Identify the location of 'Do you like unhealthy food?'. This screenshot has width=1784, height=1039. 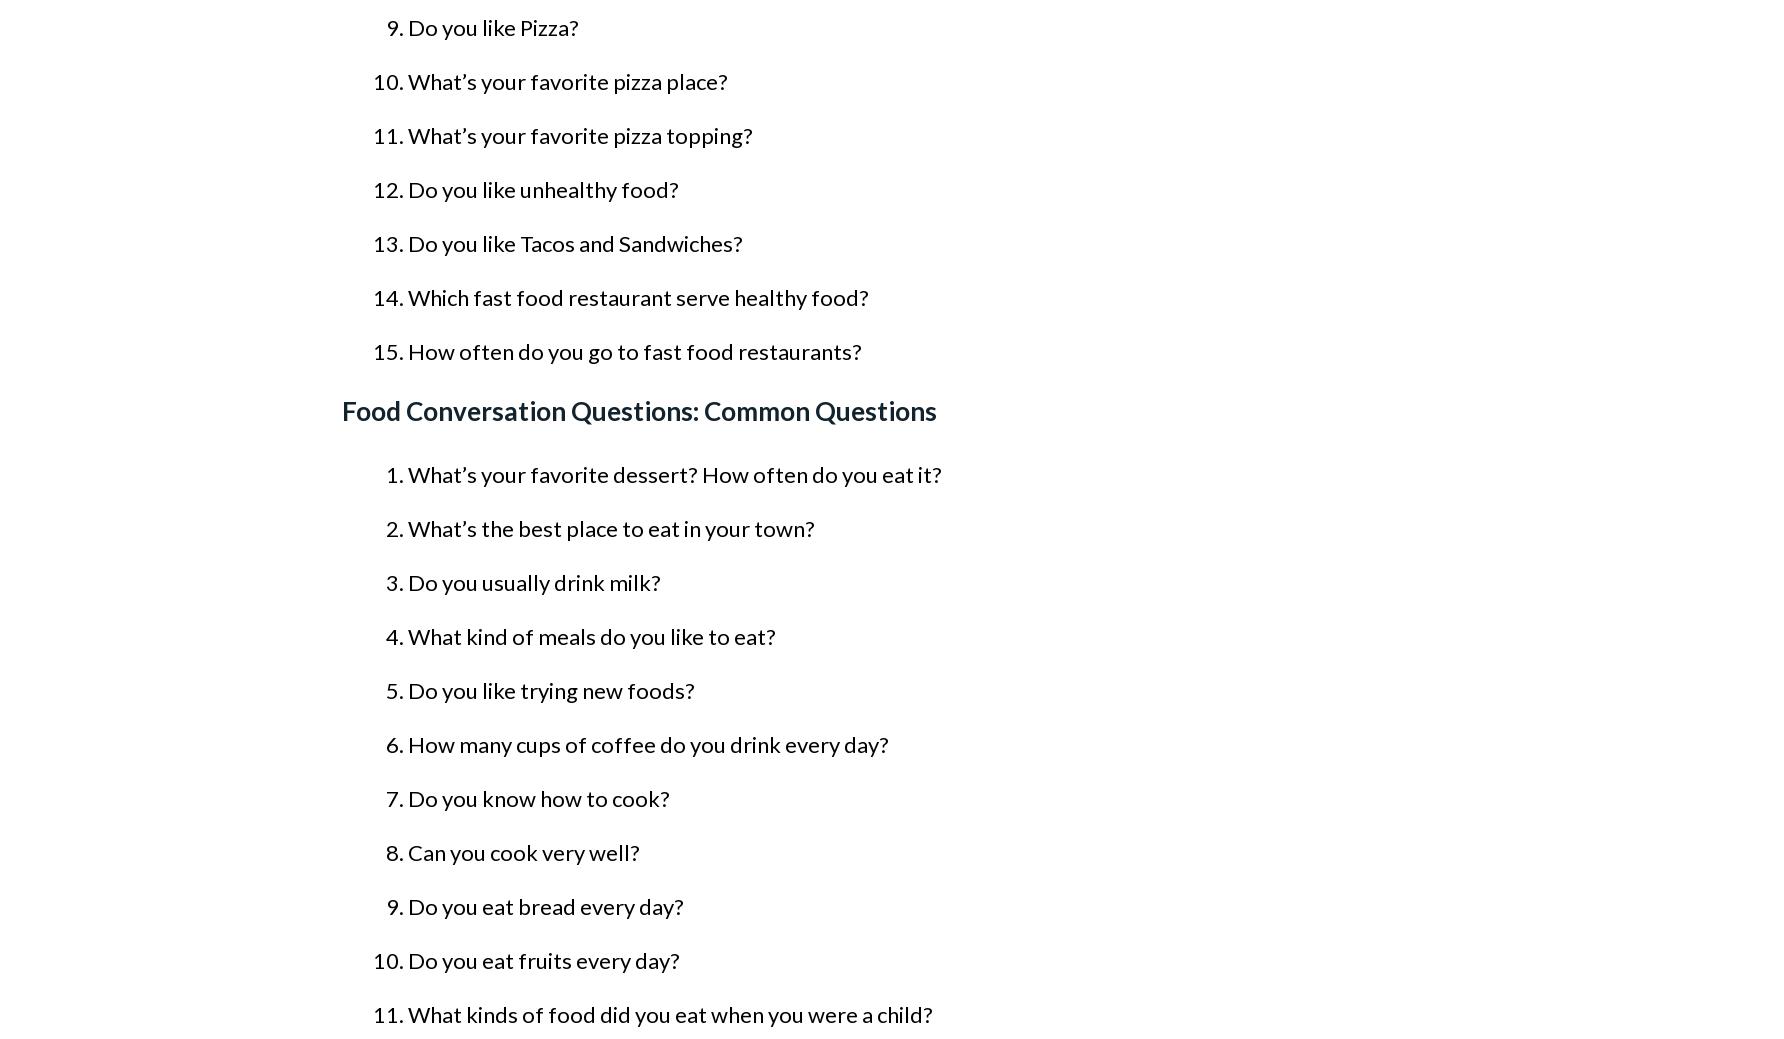
(543, 189).